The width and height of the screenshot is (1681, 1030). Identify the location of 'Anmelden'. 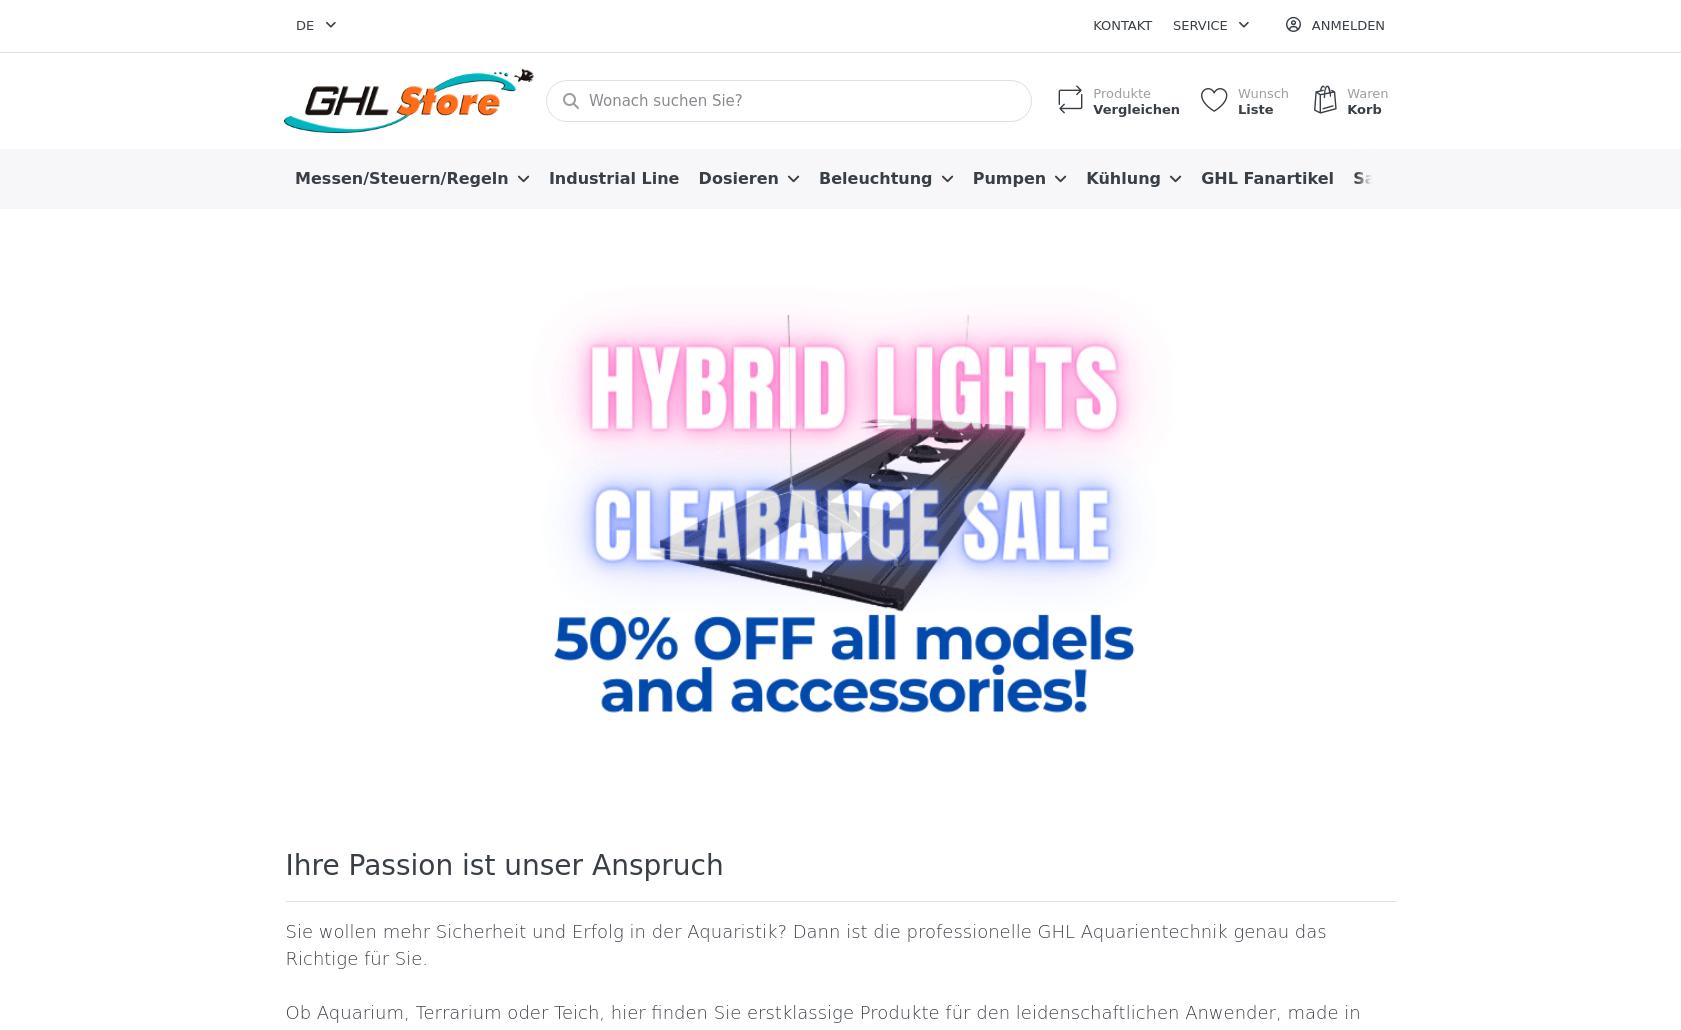
(1347, 25).